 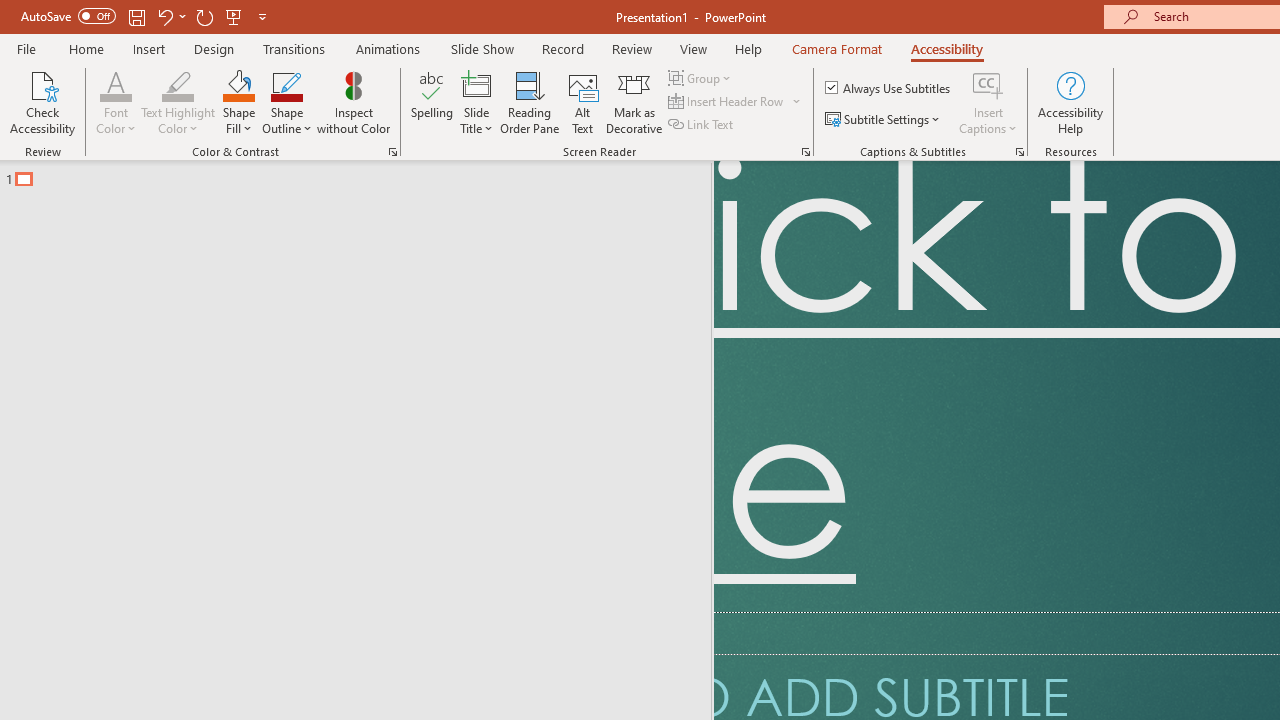 What do you see at coordinates (702, 77) in the screenshot?
I see `'Group'` at bounding box center [702, 77].